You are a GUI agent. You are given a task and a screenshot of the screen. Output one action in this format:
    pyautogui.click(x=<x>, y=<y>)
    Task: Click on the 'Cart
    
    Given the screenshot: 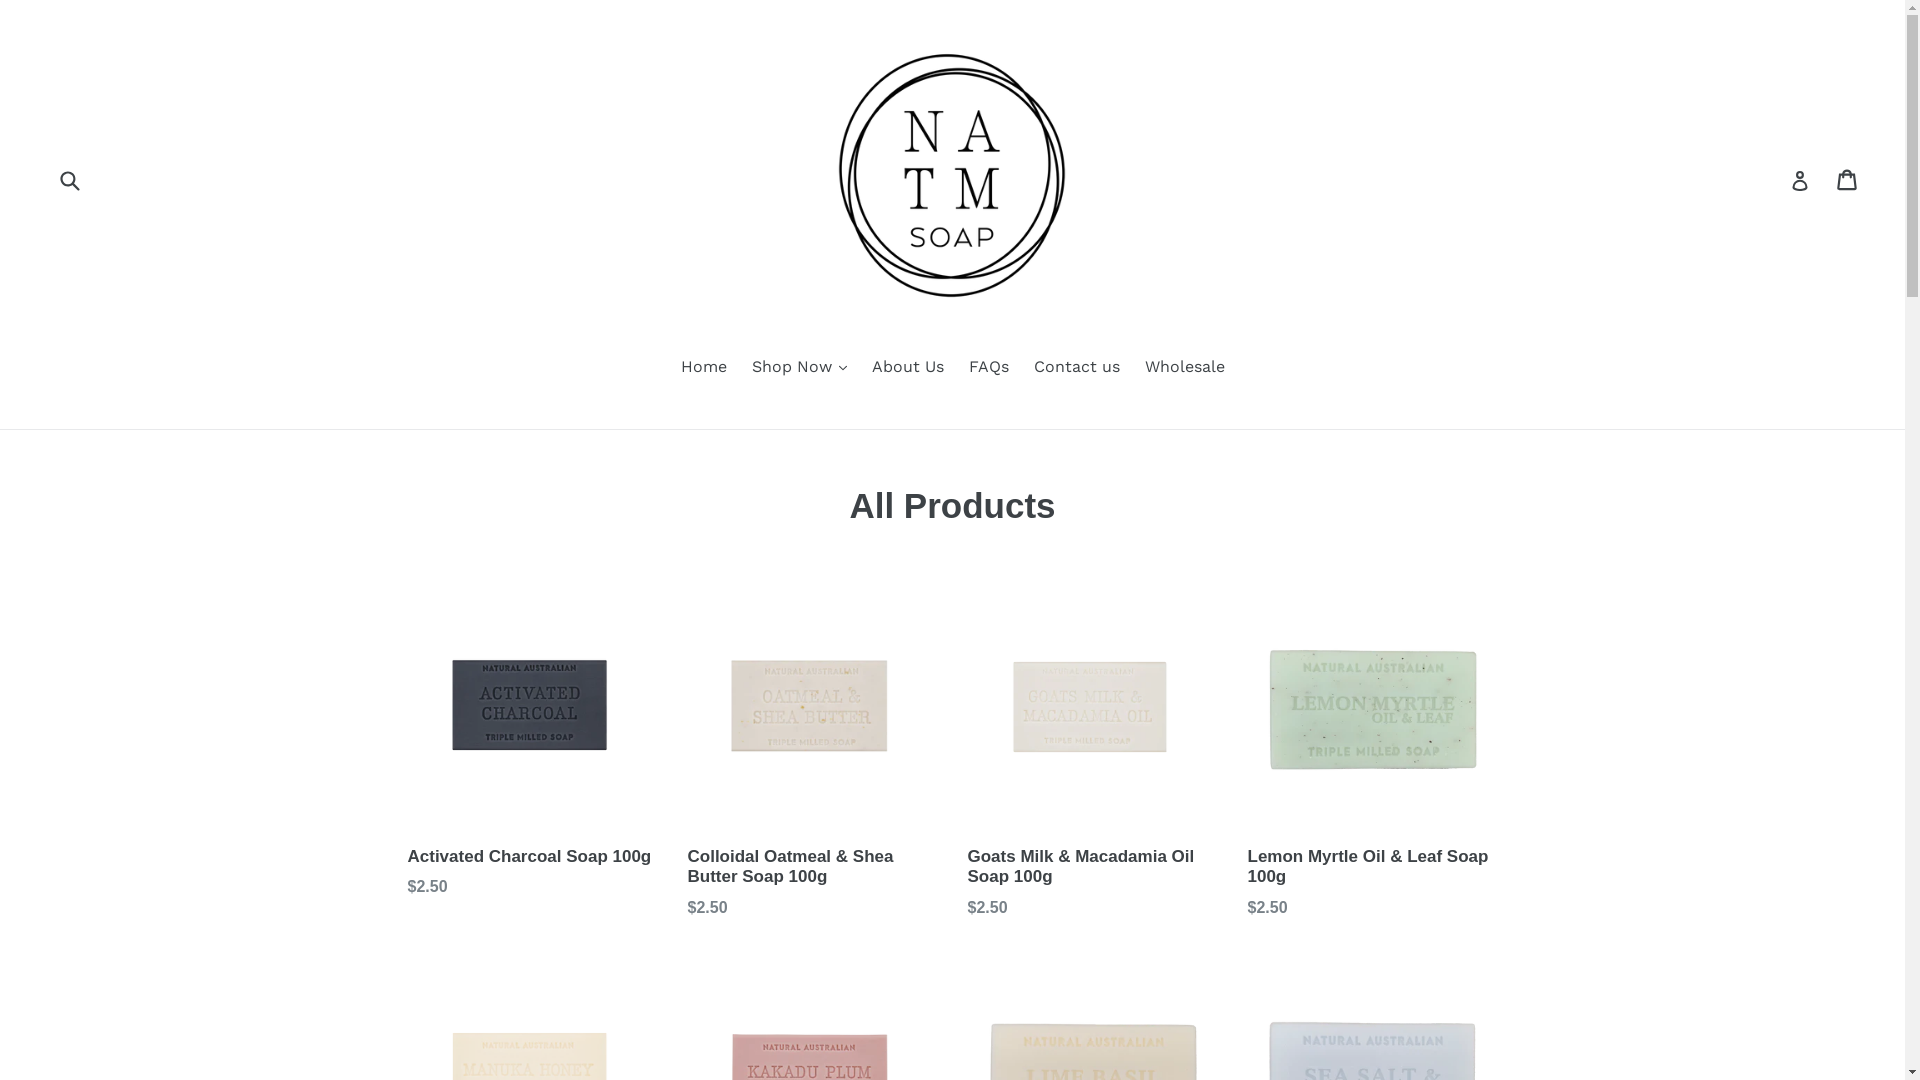 What is the action you would take?
    pyautogui.click(x=1847, y=180)
    